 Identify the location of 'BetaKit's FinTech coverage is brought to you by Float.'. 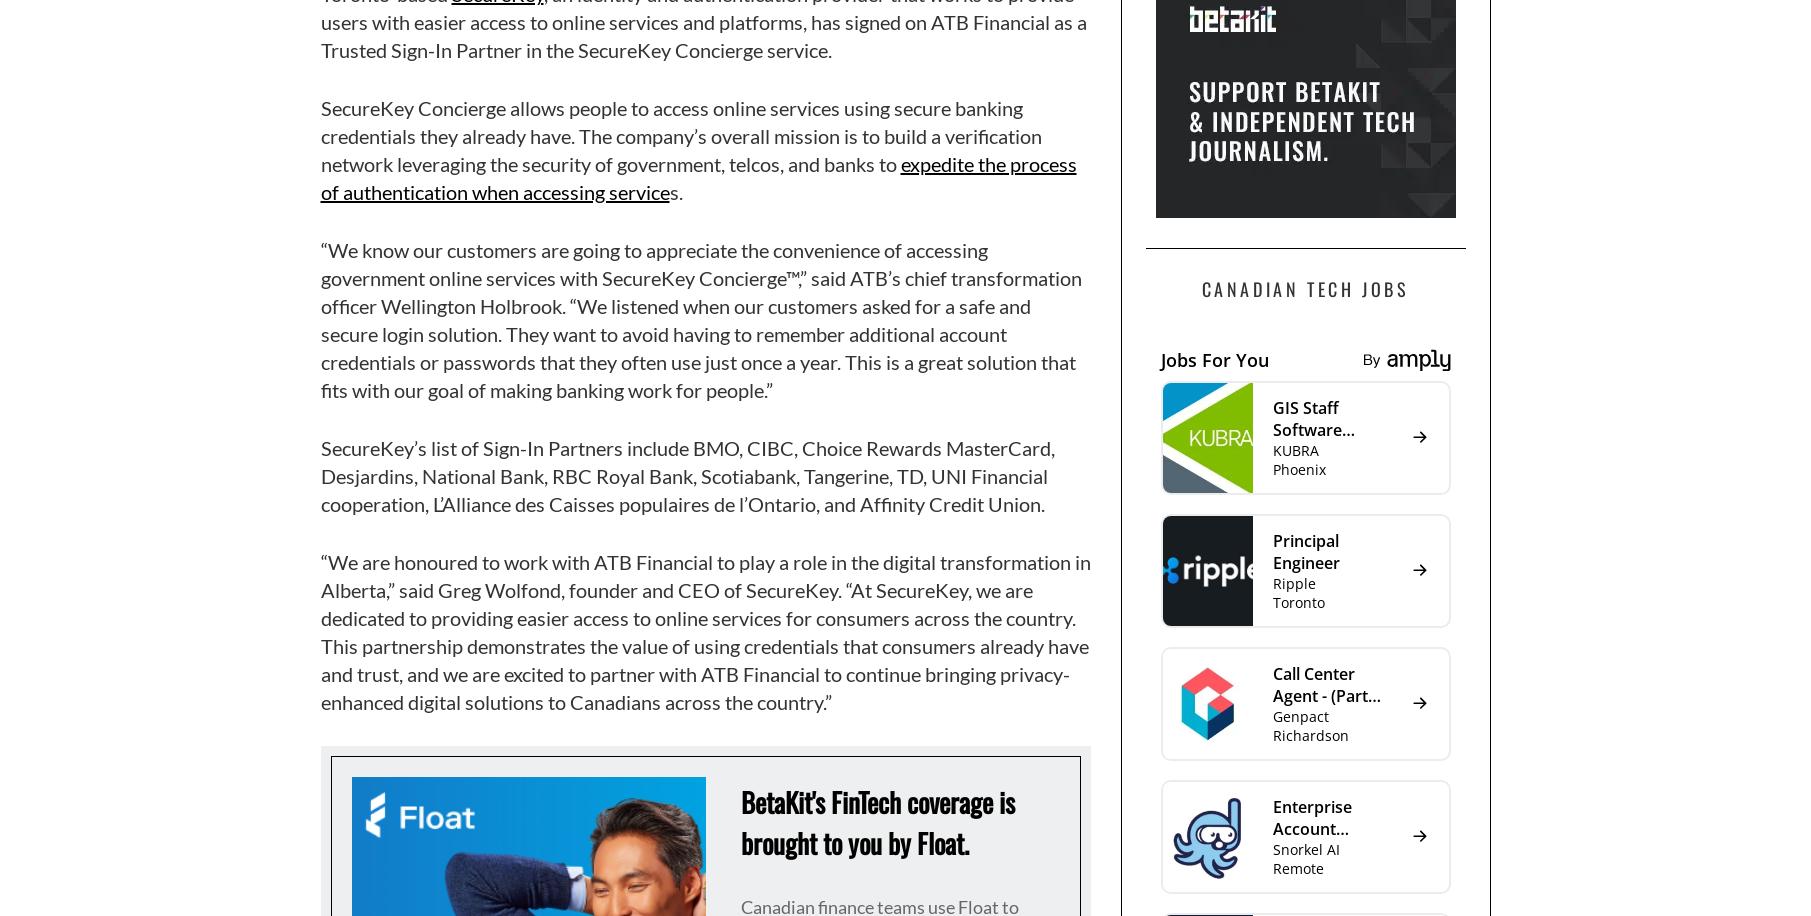
(877, 822).